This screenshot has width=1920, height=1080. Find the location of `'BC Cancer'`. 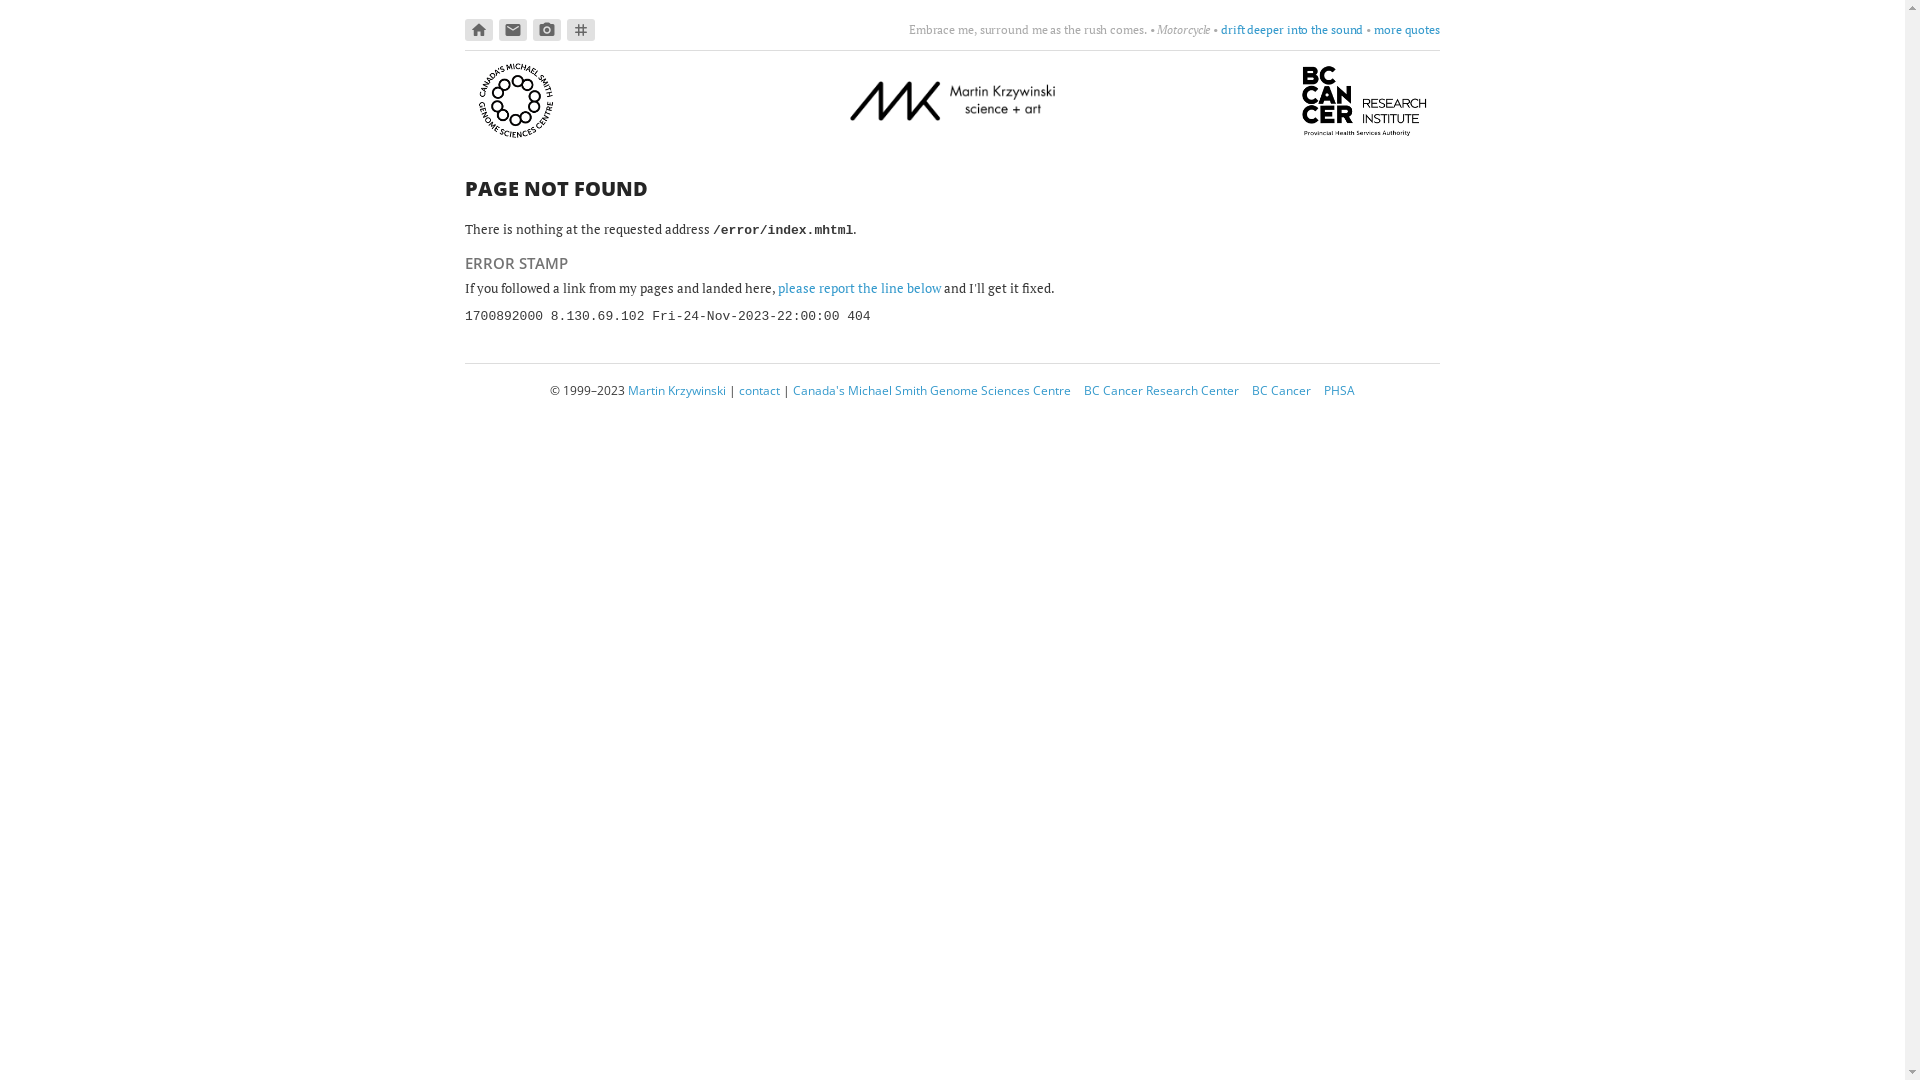

'BC Cancer' is located at coordinates (1281, 390).